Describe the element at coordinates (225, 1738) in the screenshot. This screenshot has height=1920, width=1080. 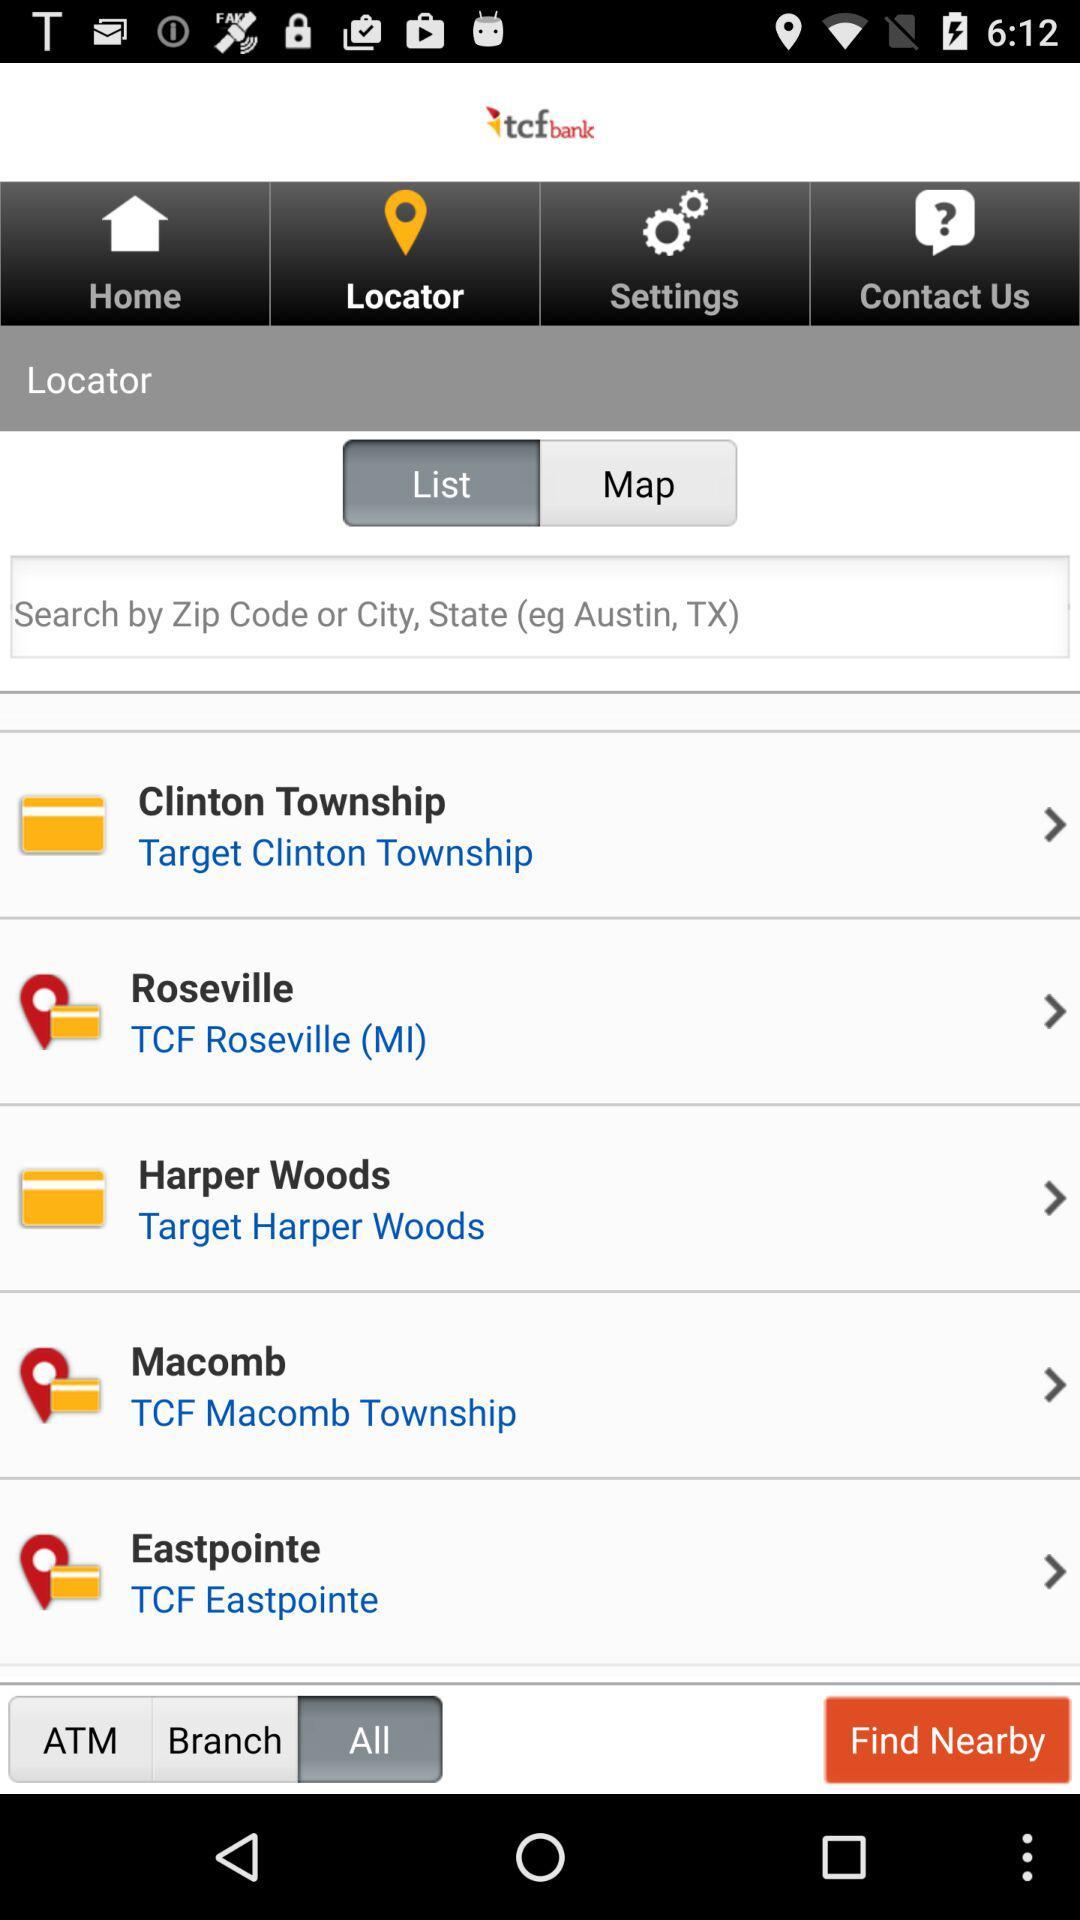
I see `the item to the left of all radio button` at that location.